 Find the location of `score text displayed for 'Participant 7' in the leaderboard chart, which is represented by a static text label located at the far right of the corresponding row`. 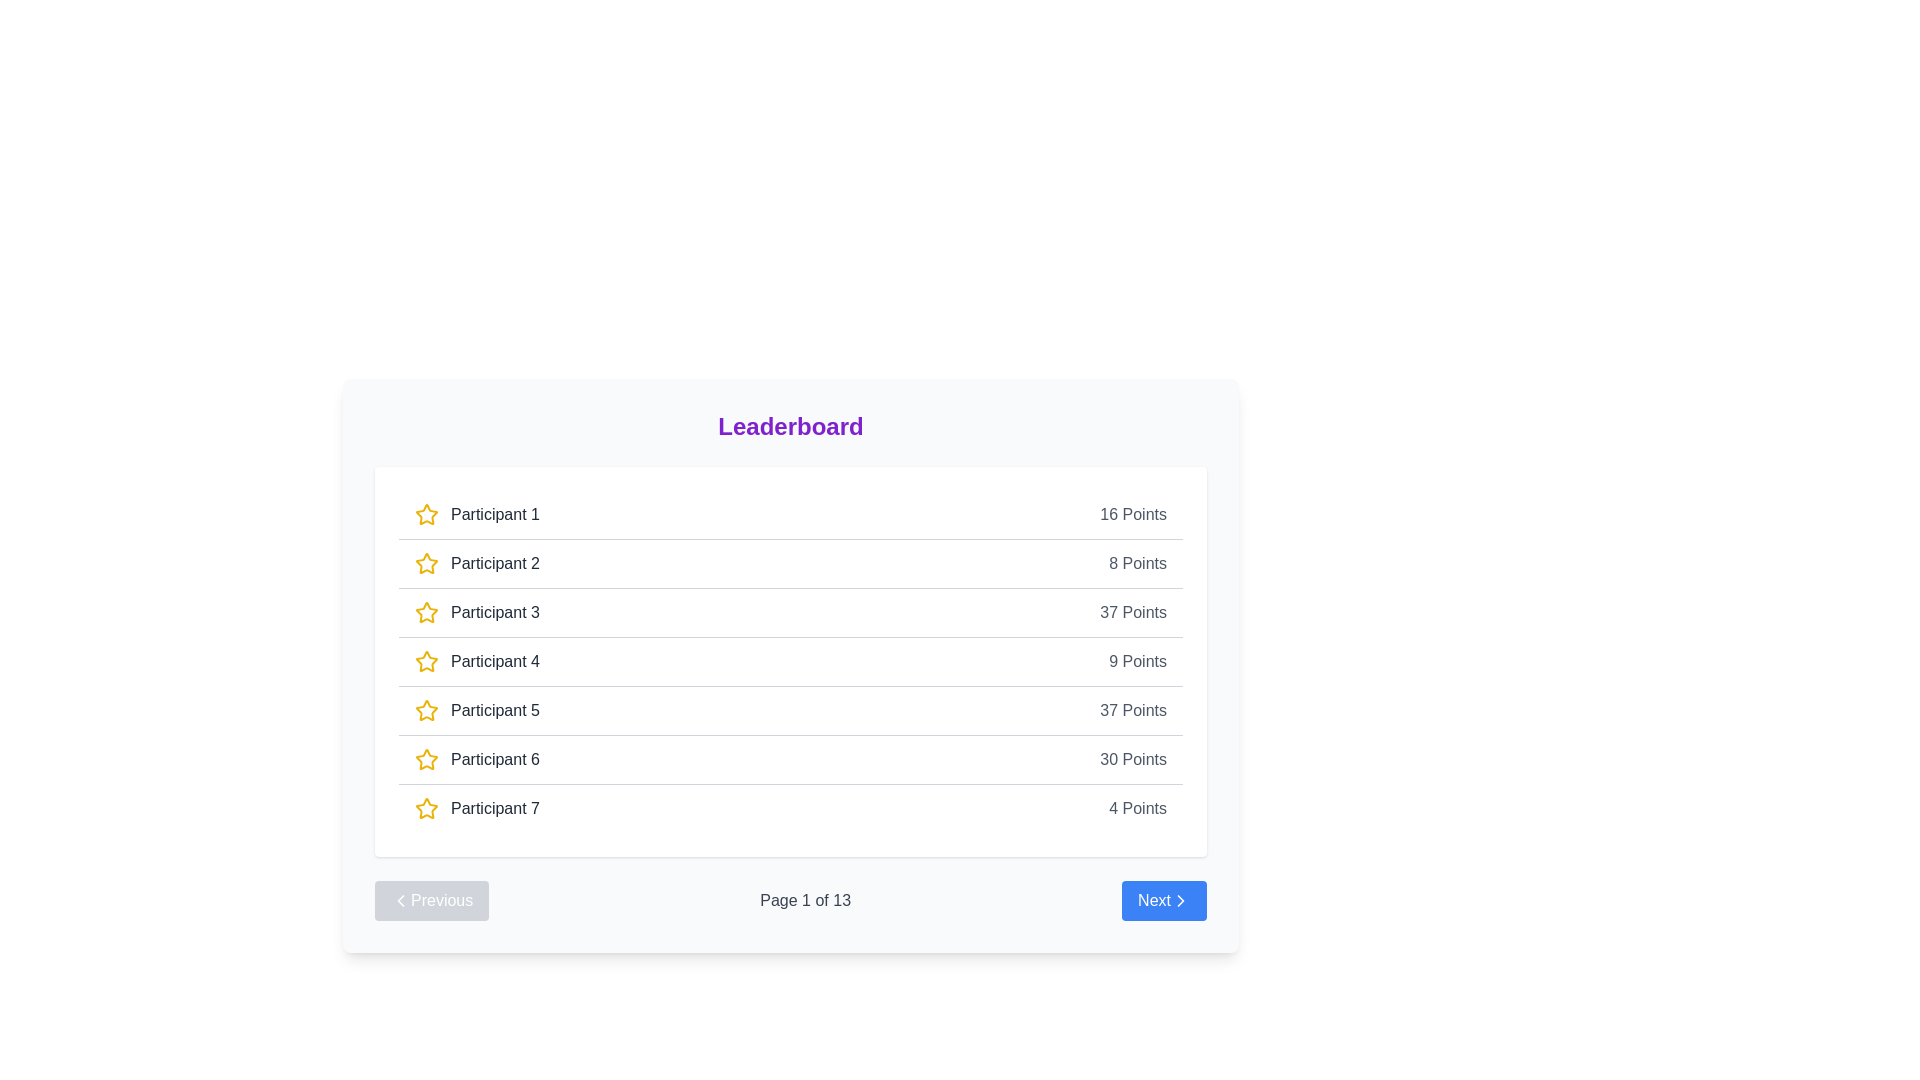

score text displayed for 'Participant 7' in the leaderboard chart, which is represented by a static text label located at the far right of the corresponding row is located at coordinates (1138, 808).